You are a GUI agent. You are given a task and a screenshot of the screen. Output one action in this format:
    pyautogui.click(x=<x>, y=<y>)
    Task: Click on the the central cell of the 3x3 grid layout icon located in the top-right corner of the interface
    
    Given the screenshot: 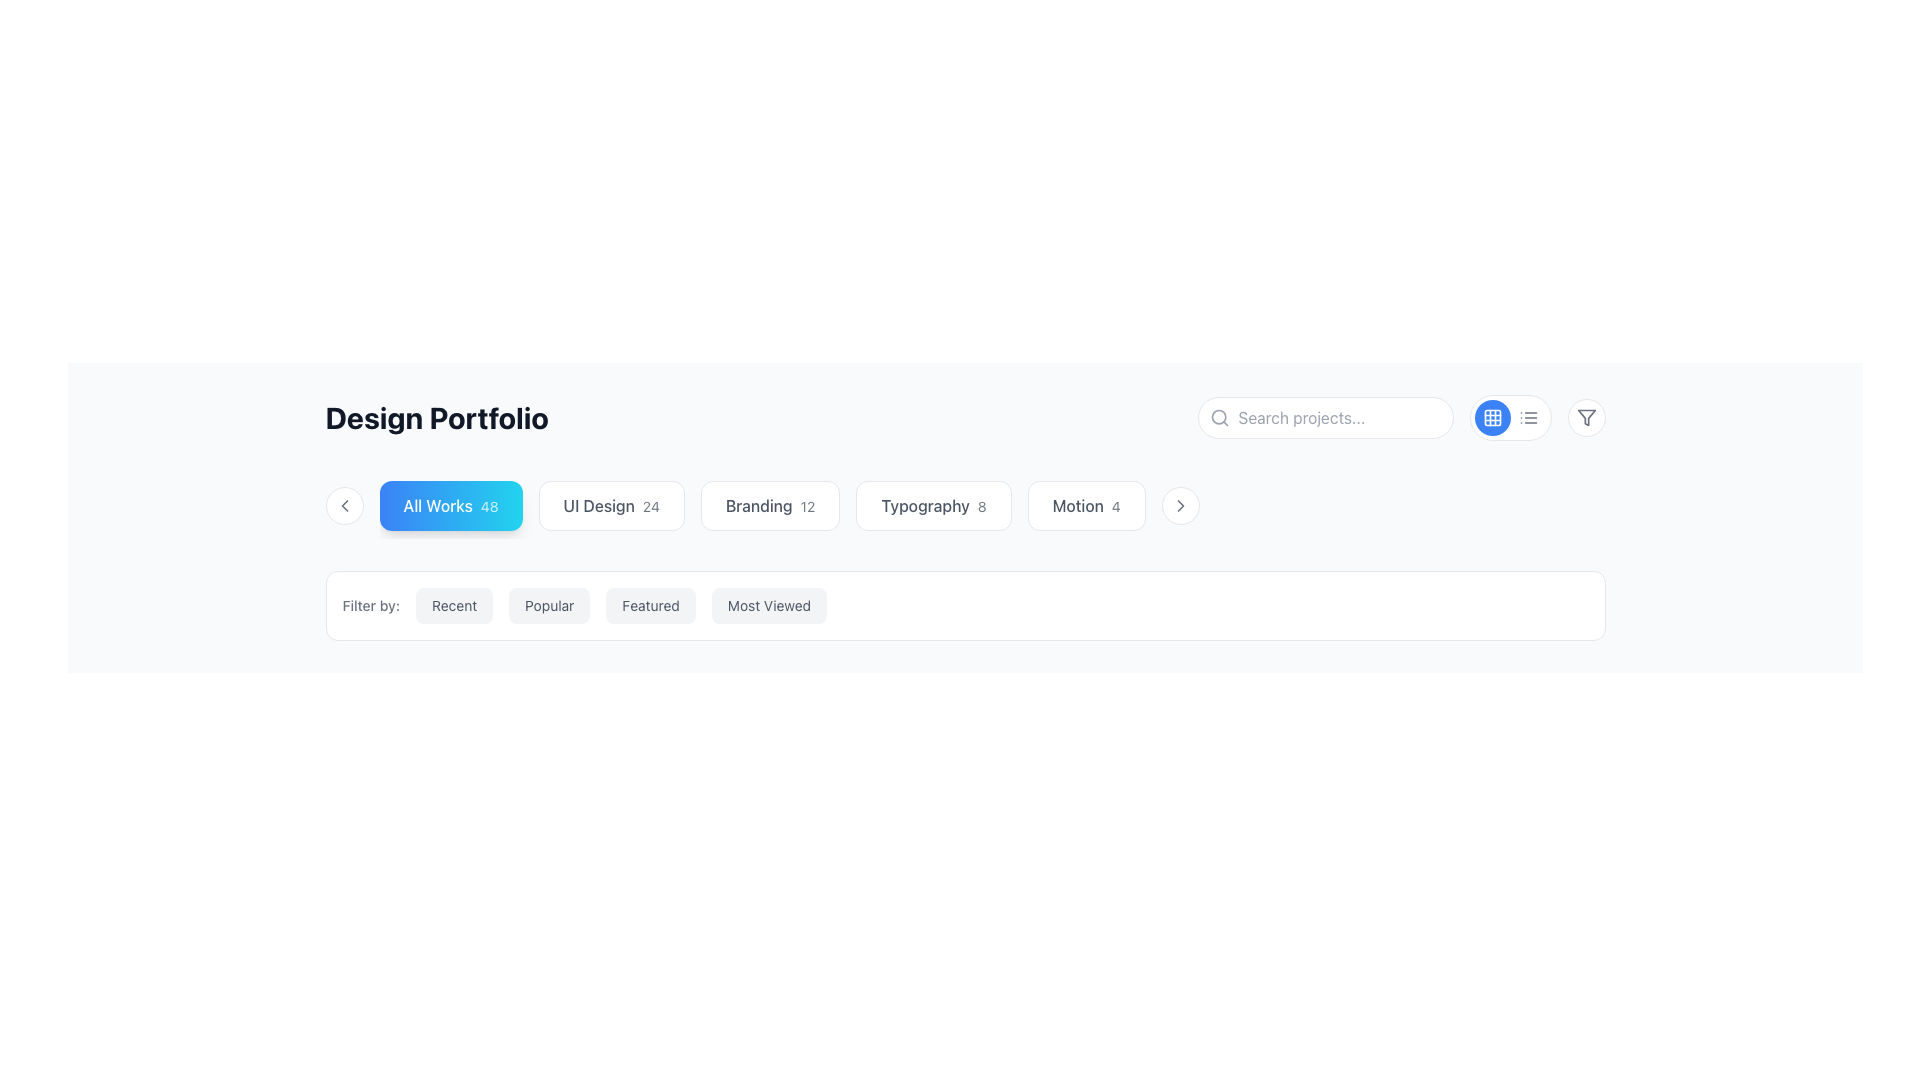 What is the action you would take?
    pyautogui.click(x=1492, y=416)
    